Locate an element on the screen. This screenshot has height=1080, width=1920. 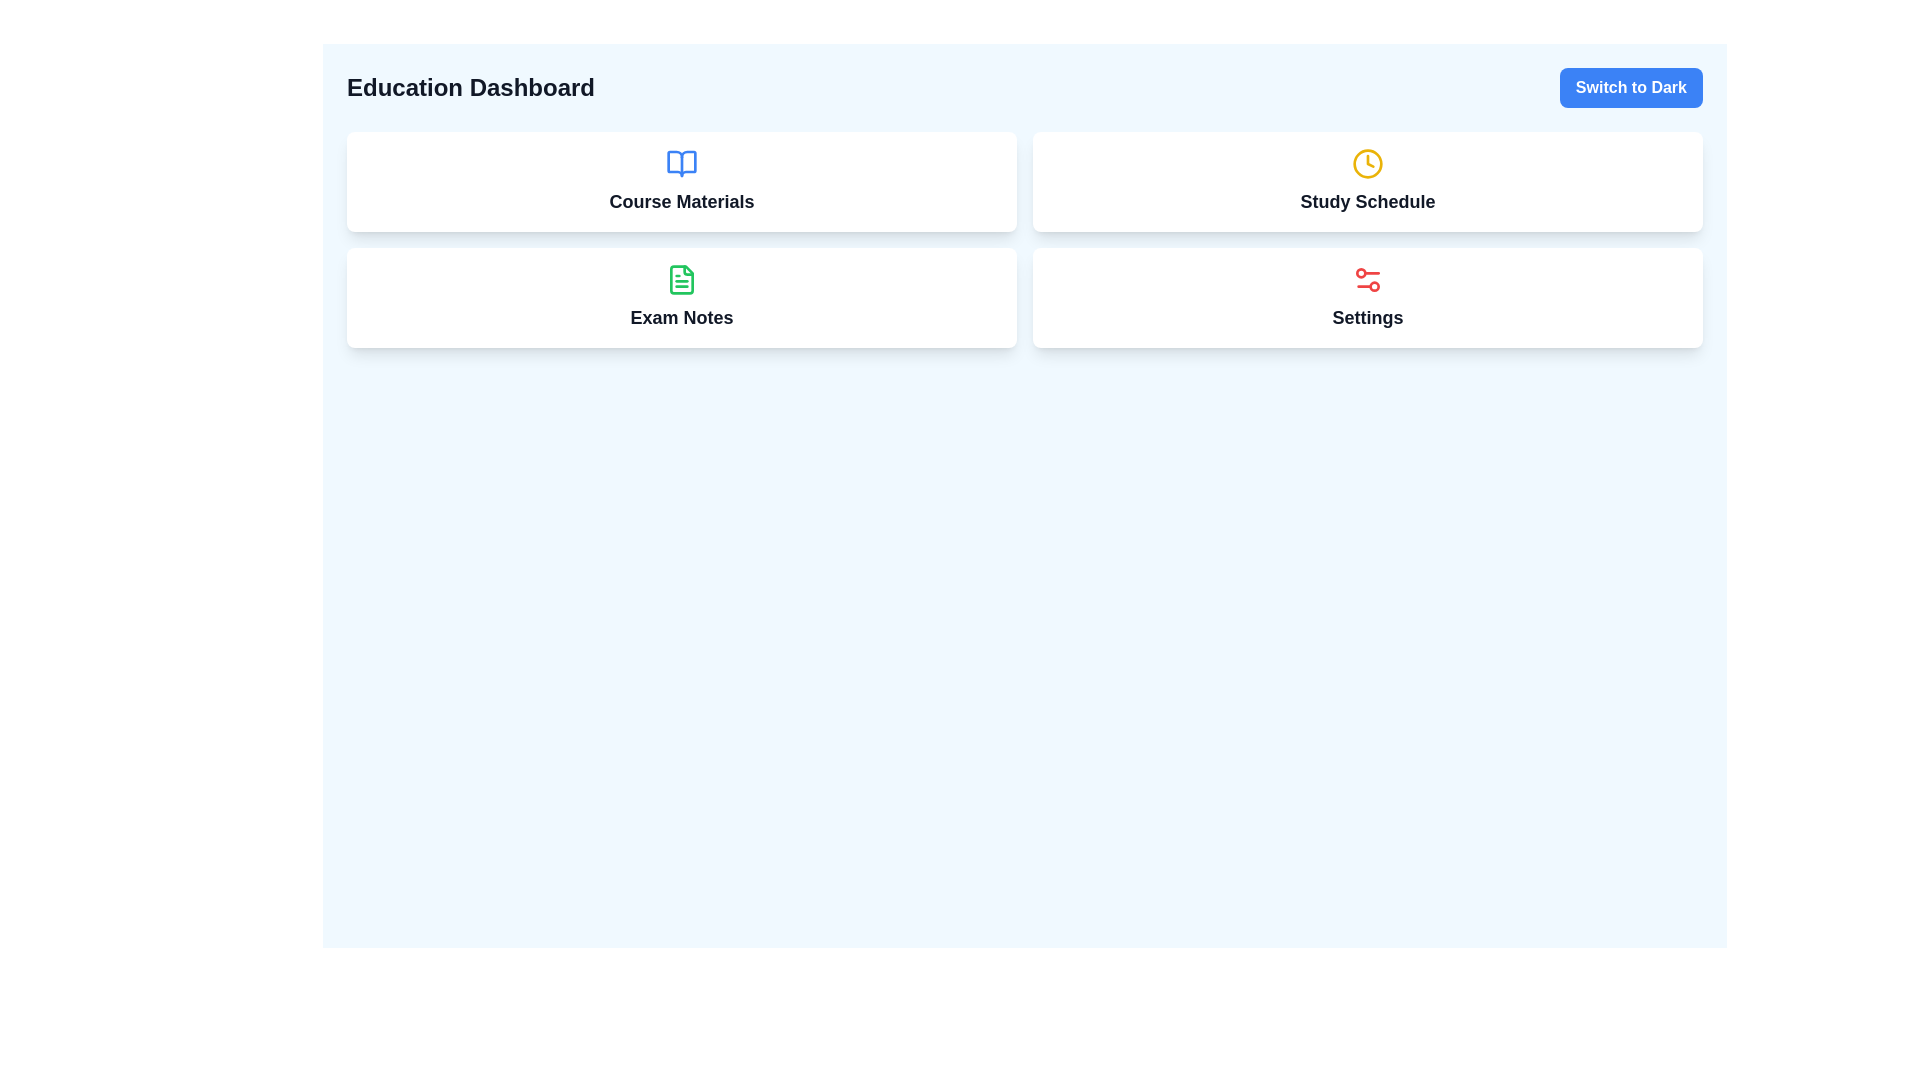
the visual appearance of the 'Exam Notes' icon, which is centered at the top of the 'Exam Notes' section in the bottom-left quadrant of the main grid is located at coordinates (681, 280).